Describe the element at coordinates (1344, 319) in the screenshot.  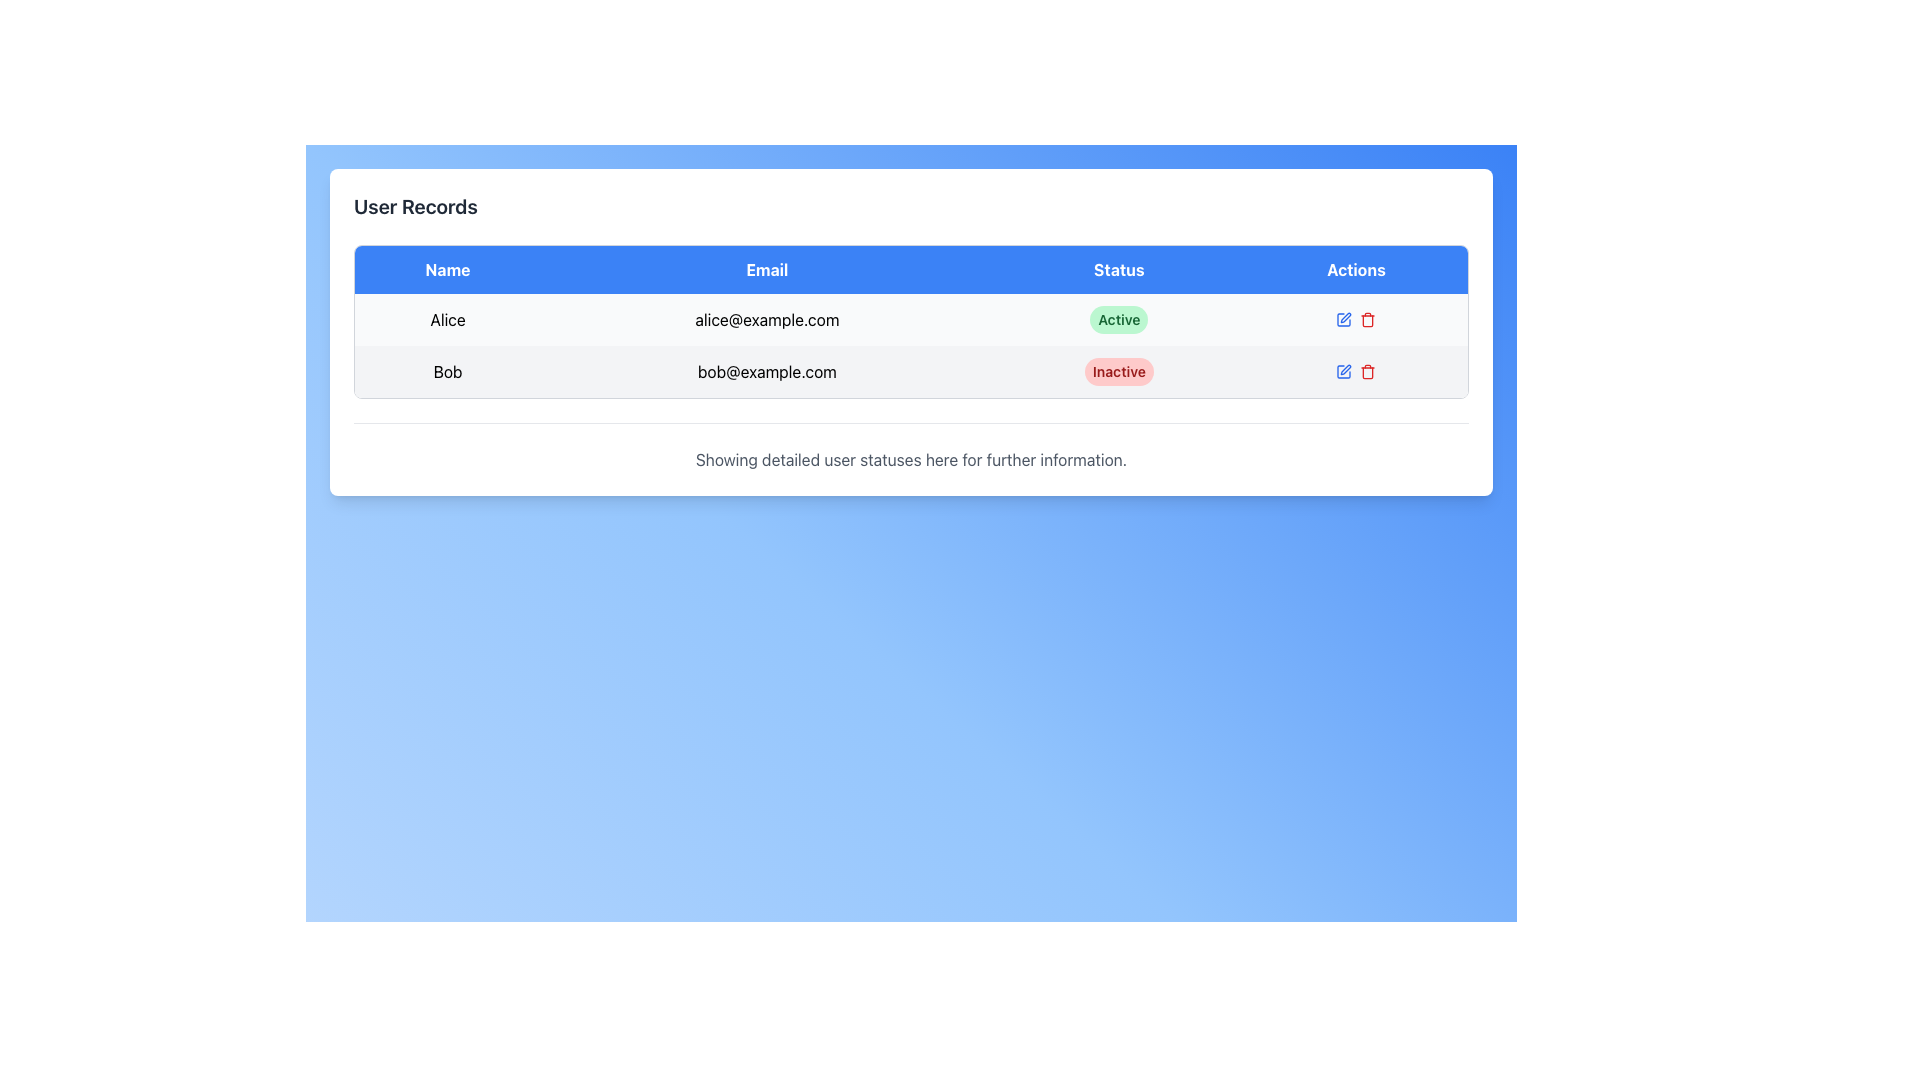
I see `the edit icon in the 'Actions' column of Alice's record` at that location.